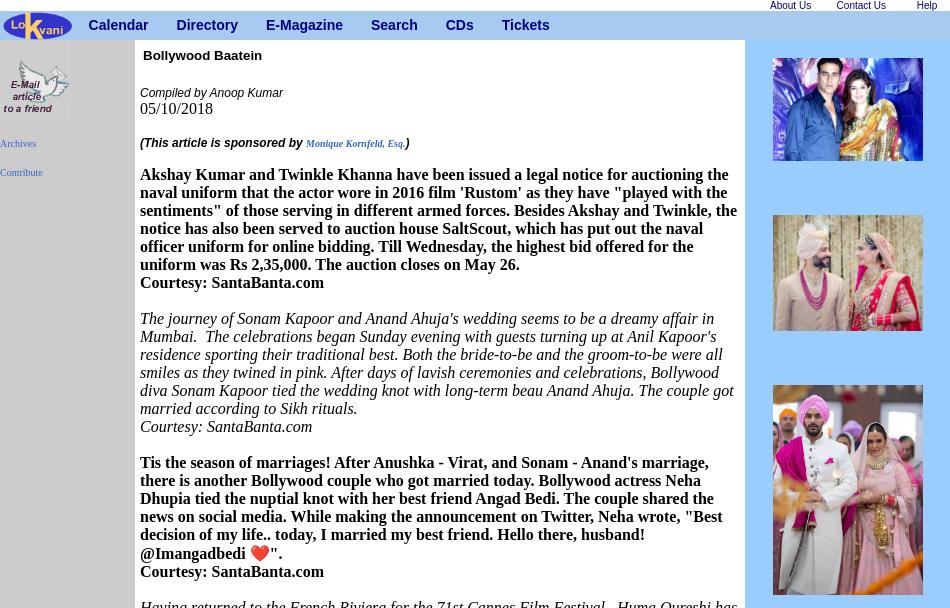 The image size is (950, 608). I want to click on 'Directory', so click(206, 24).